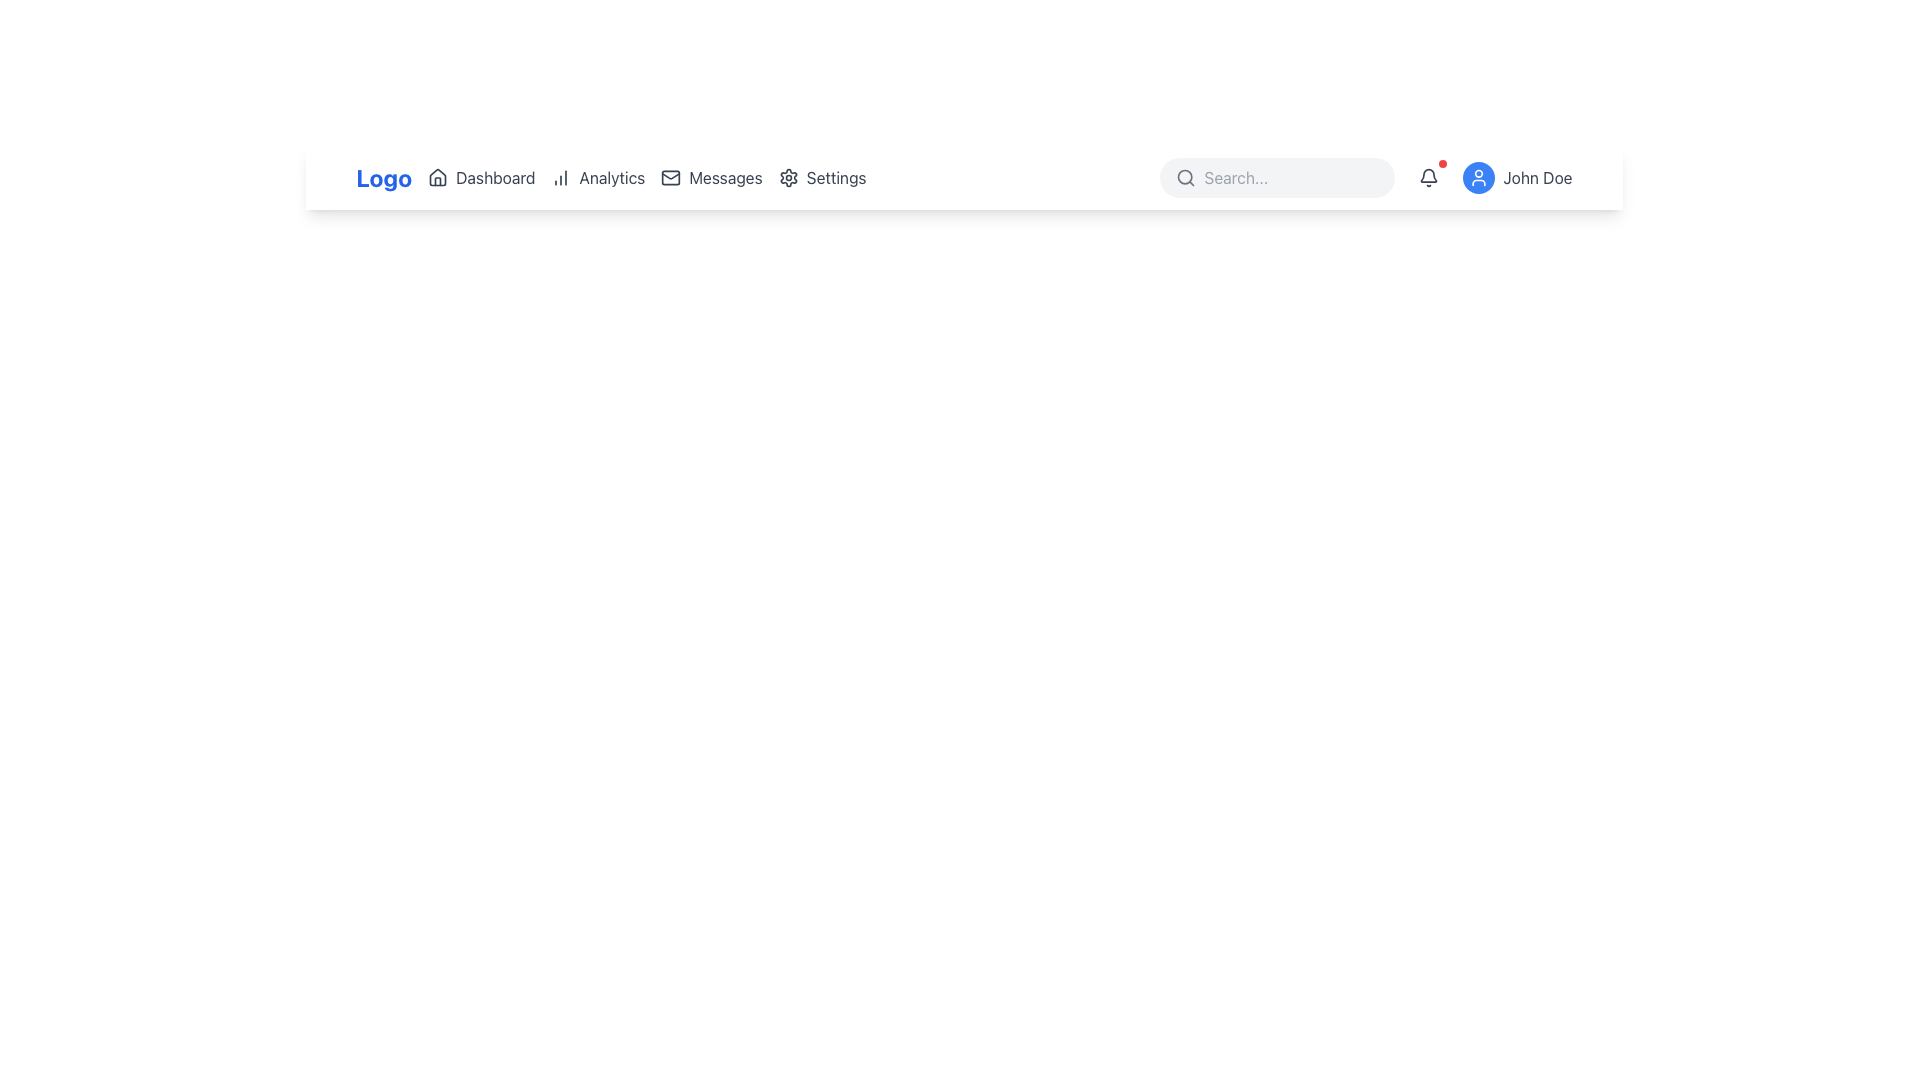  I want to click on the bell icon located in the top-right corner of the user interface, so click(1428, 176).